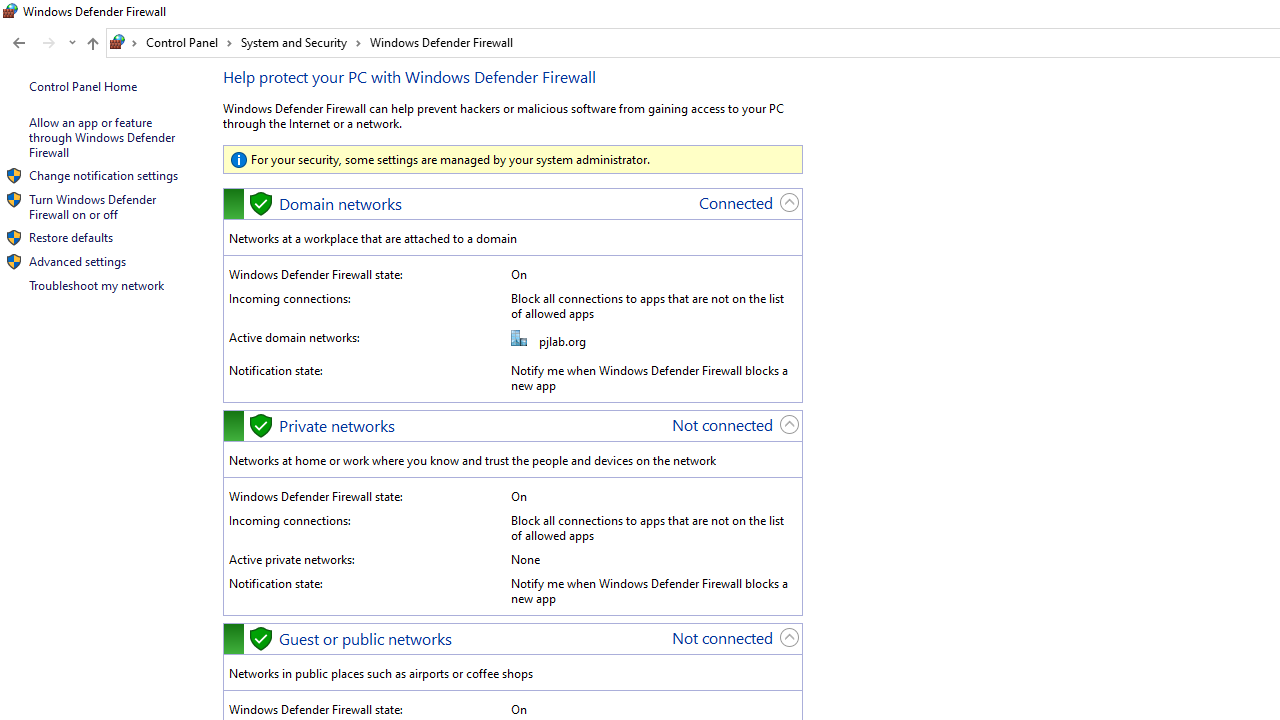 Image resolution: width=1280 pixels, height=720 pixels. I want to click on 'Turn Windows Defender Firewall on or off', so click(93, 206).